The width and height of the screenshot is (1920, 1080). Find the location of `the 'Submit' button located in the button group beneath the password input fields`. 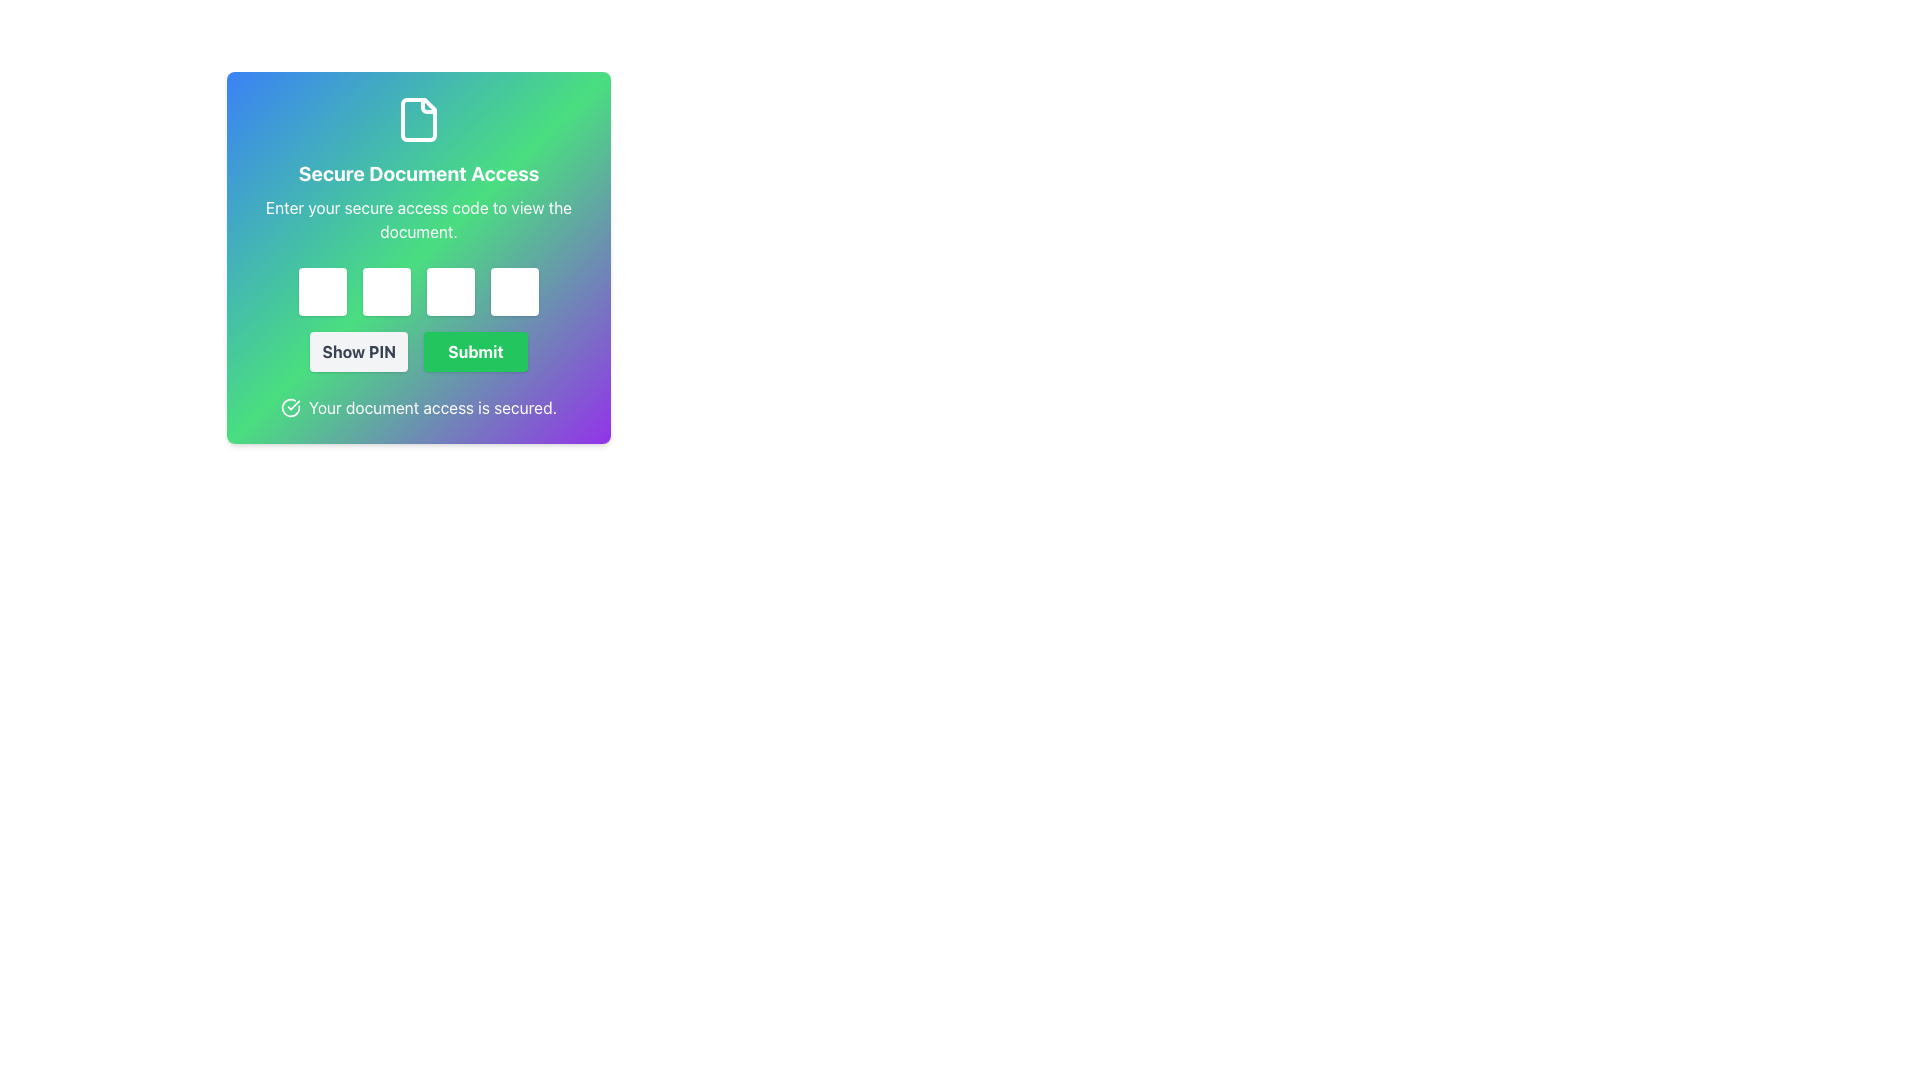

the 'Submit' button located in the button group beneath the password input fields is located at coordinates (417, 350).